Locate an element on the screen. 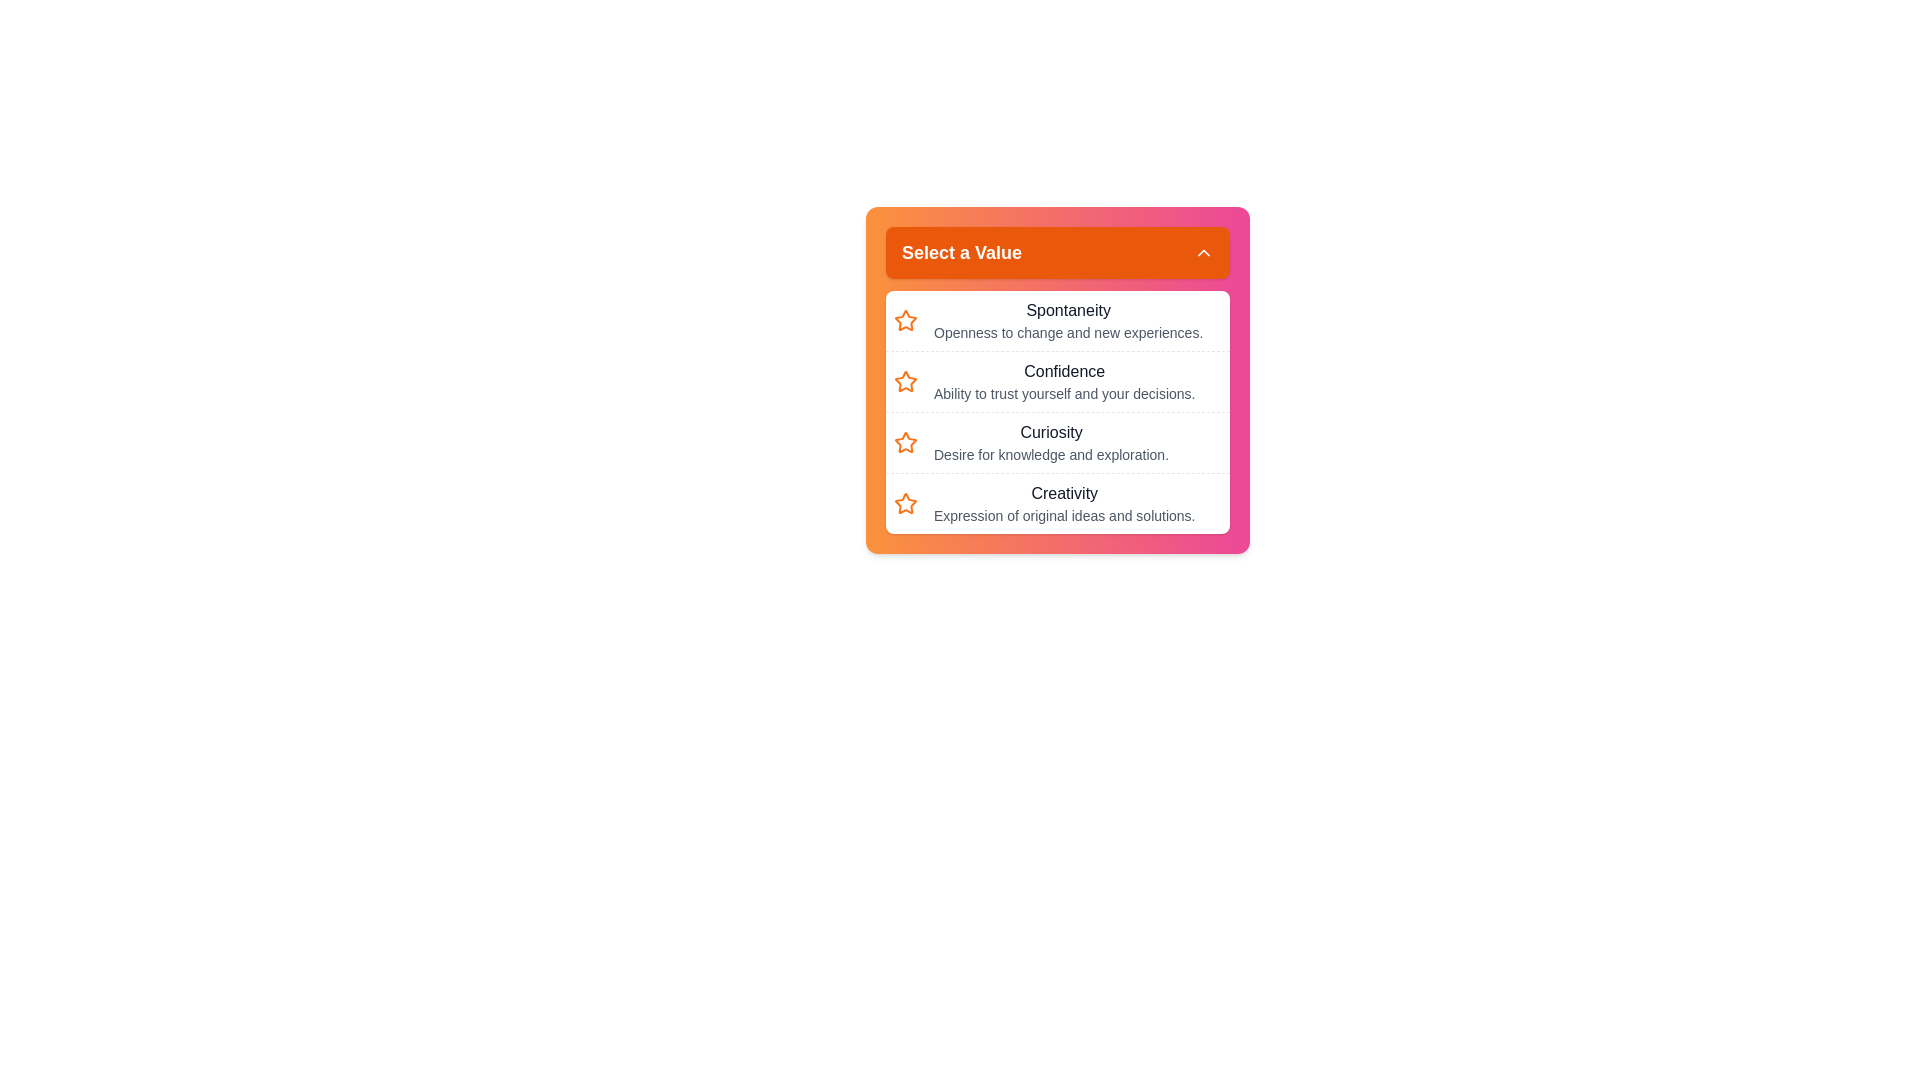  the 'Creativity' text label in the selection interface that describes the concept with a brief definition, located as the fourth item under the heading 'Select a Value.' is located at coordinates (1063, 503).